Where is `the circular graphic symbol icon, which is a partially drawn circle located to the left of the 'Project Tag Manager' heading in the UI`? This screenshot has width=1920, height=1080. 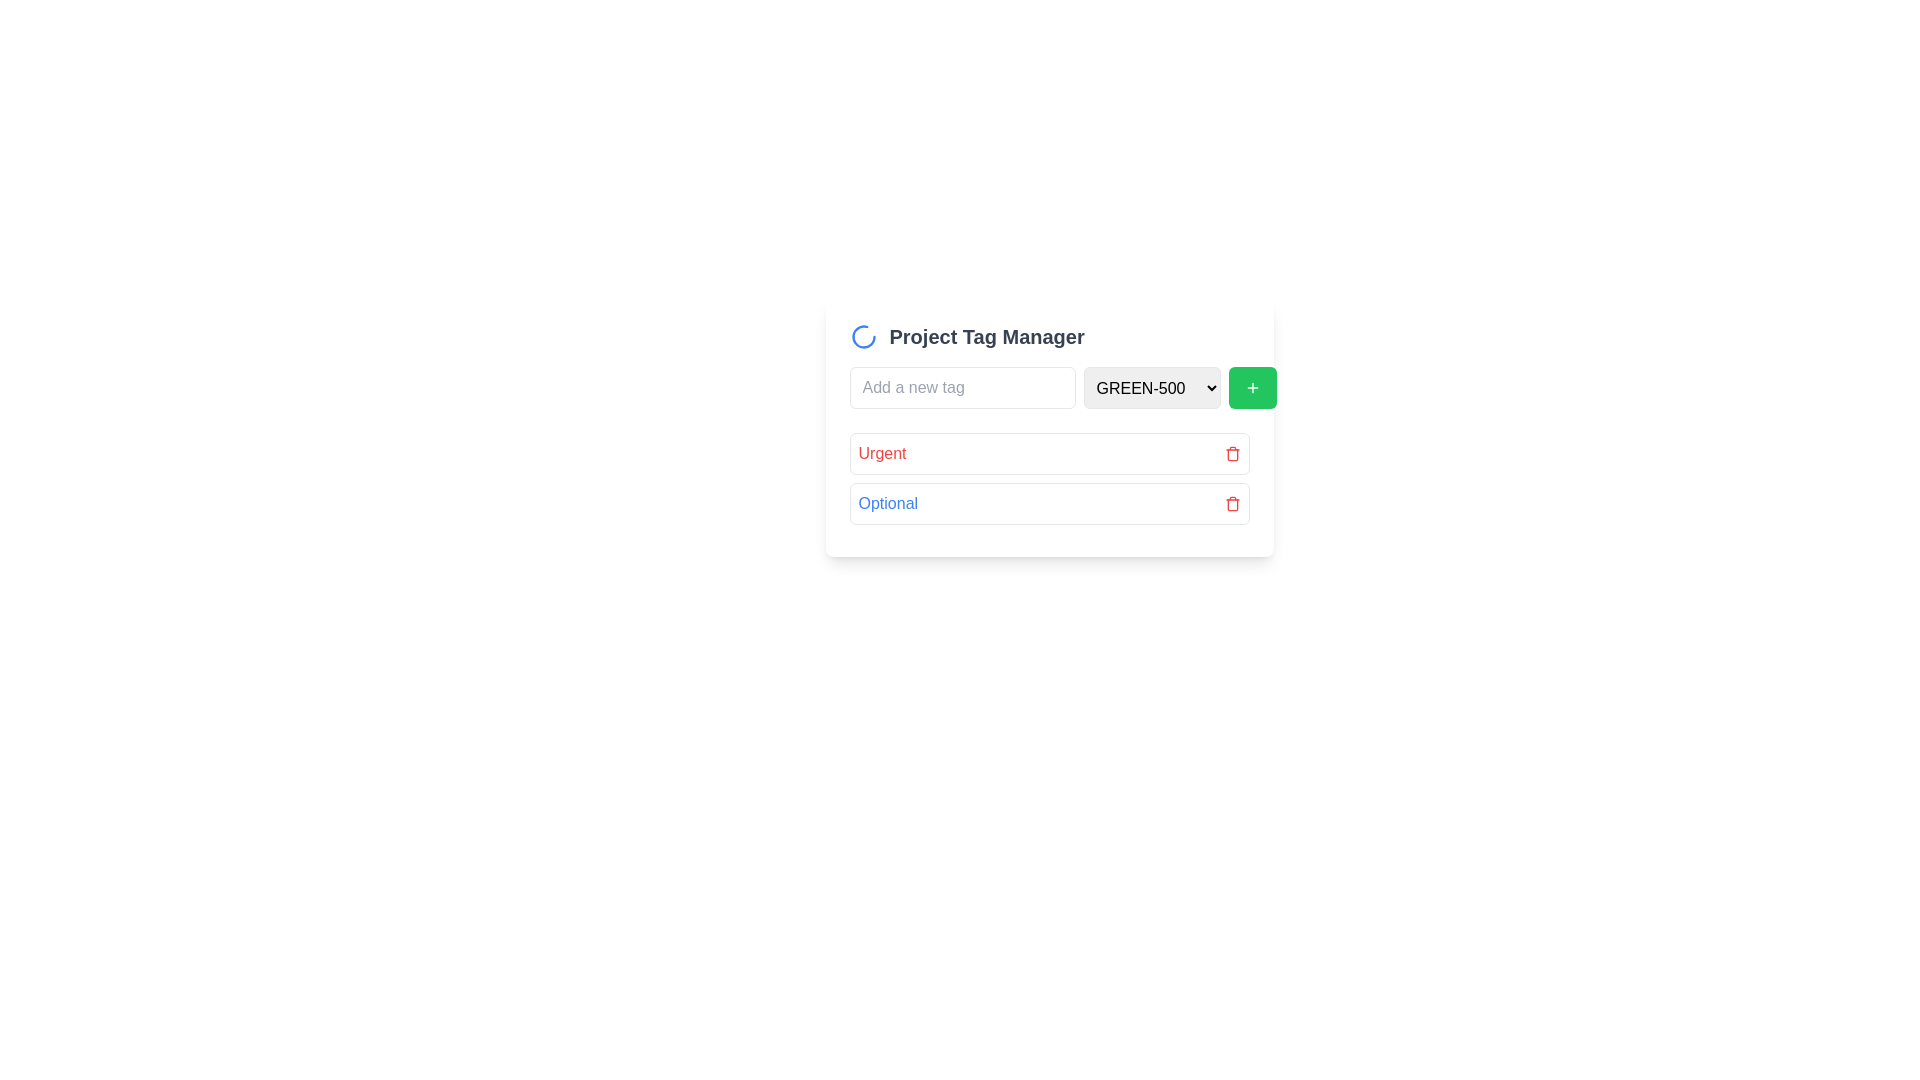
the circular graphic symbol icon, which is a partially drawn circle located to the left of the 'Project Tag Manager' heading in the UI is located at coordinates (863, 335).